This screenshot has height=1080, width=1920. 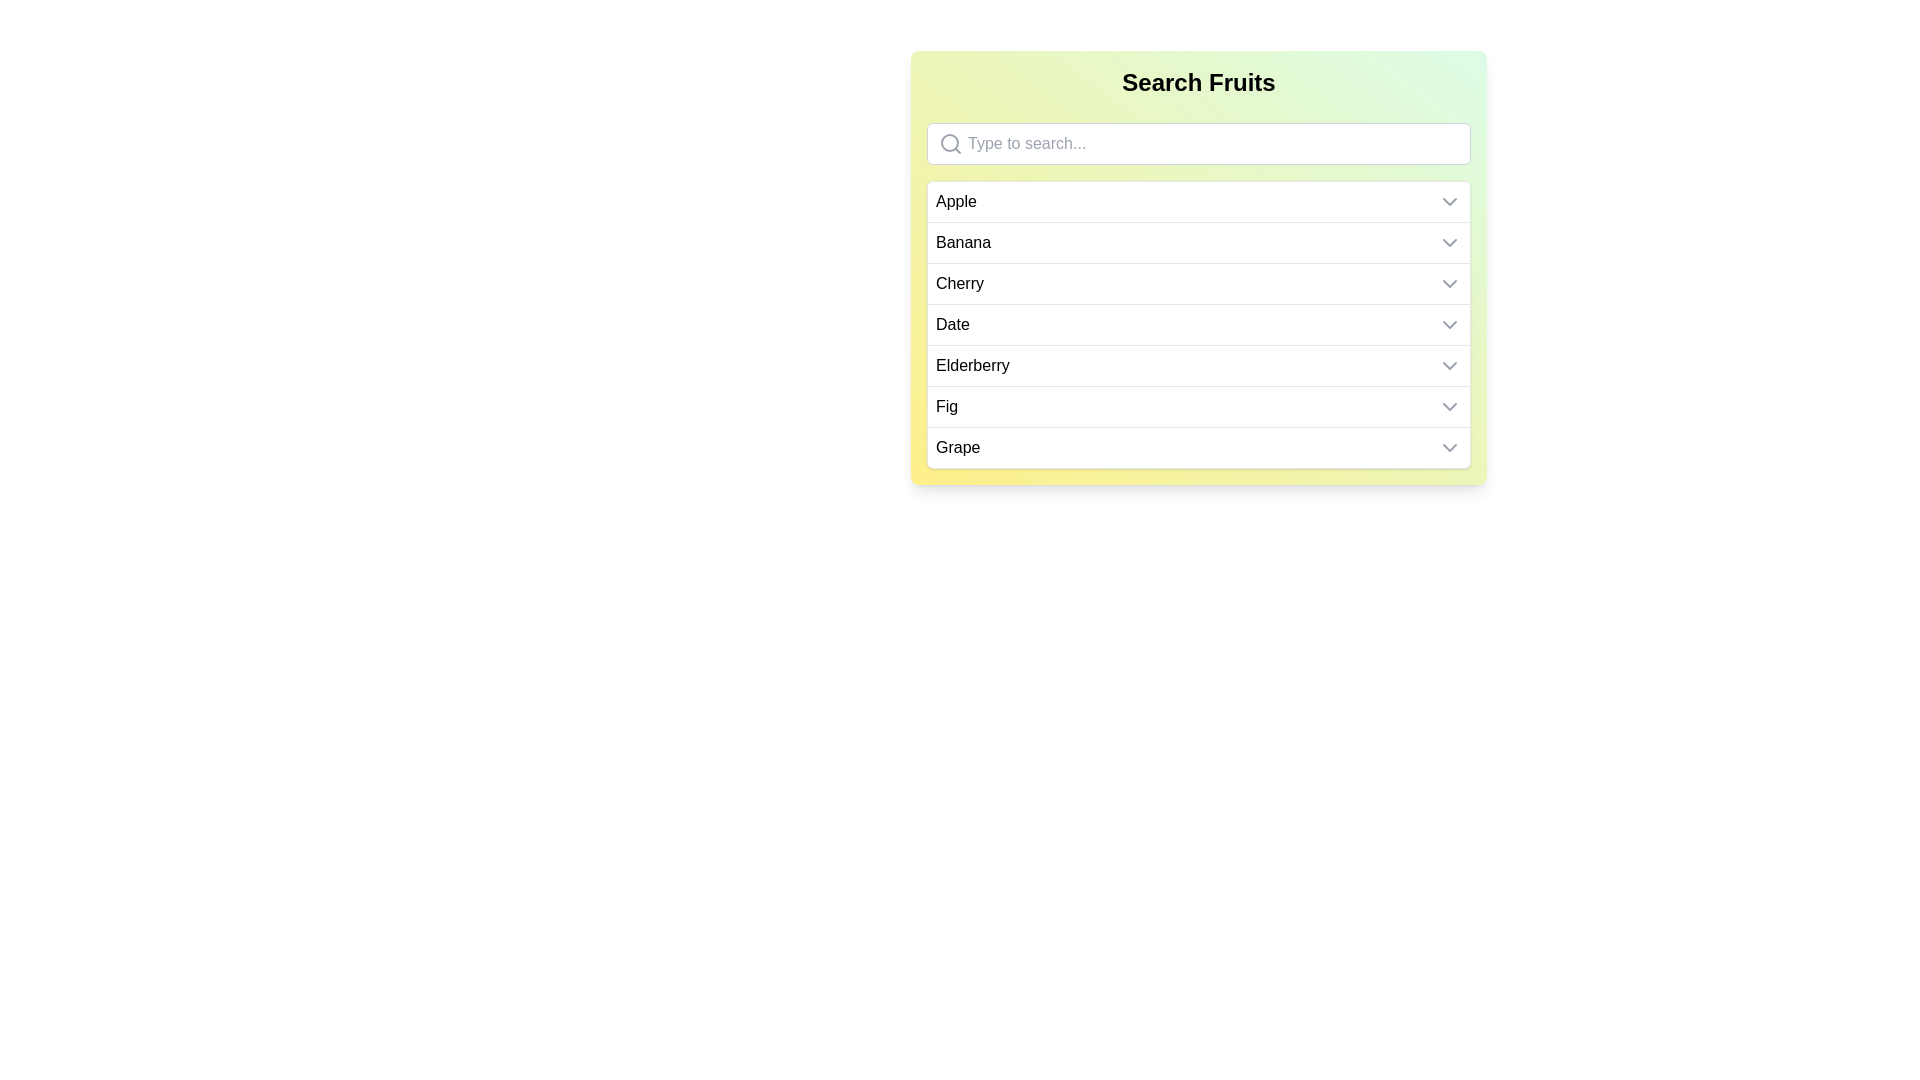 I want to click on the fifth item in the dropdown menu that allows users, so click(x=1199, y=365).